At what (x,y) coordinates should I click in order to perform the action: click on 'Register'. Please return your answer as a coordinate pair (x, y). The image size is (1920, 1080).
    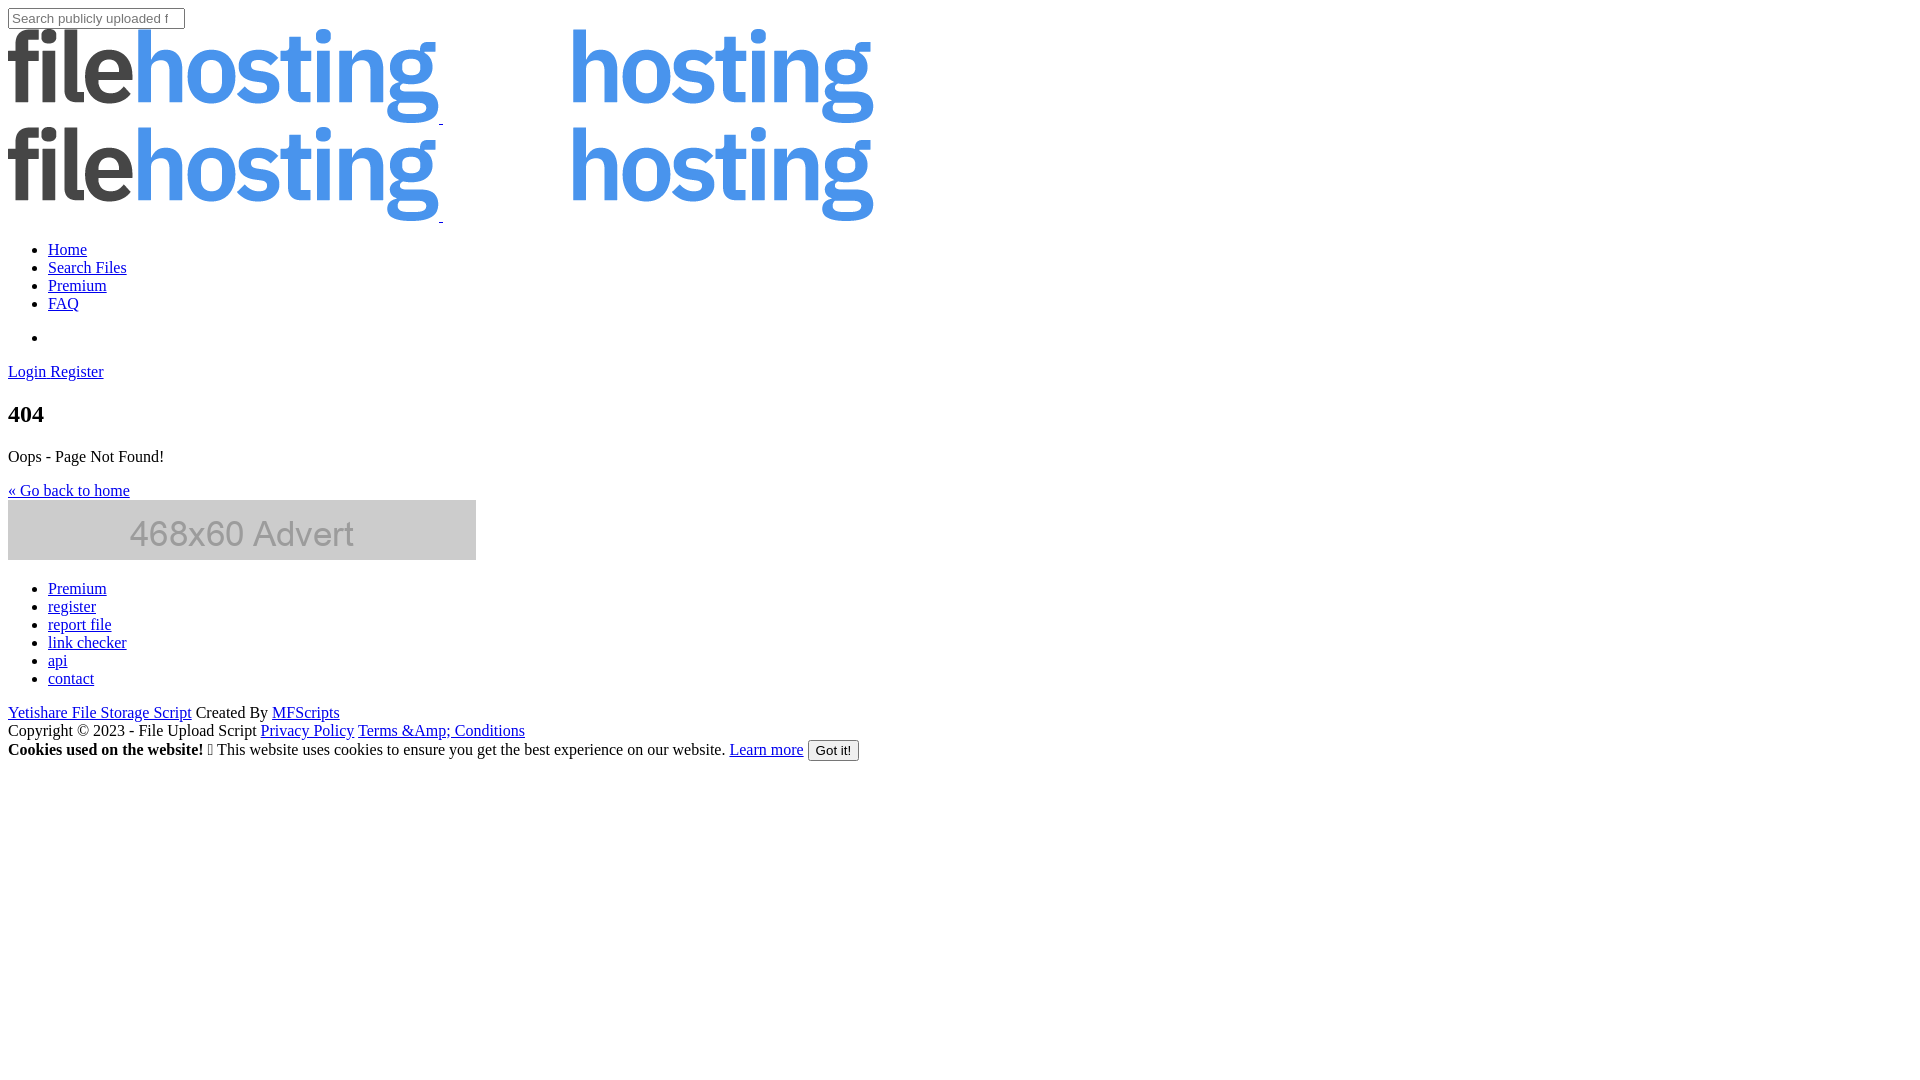
    Looking at the image, I should click on (49, 371).